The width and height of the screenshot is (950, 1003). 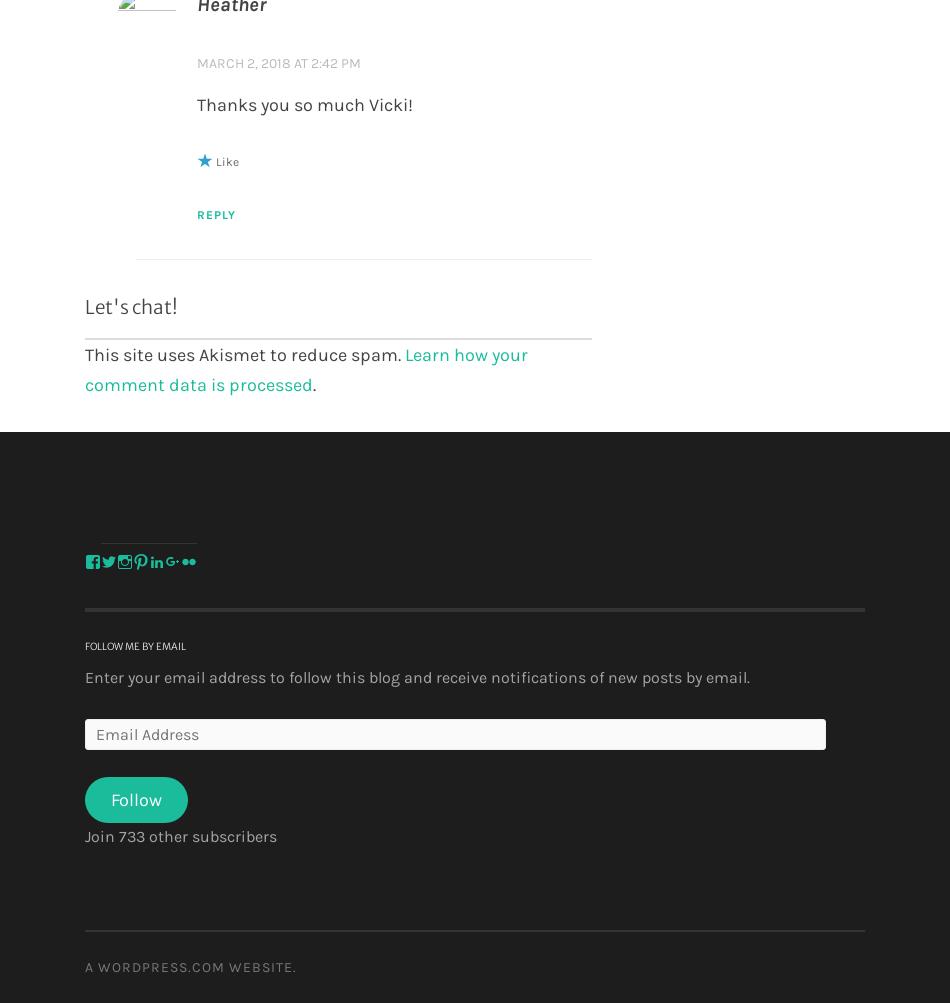 What do you see at coordinates (85, 368) in the screenshot?
I see `'Learn how your comment data is processed'` at bounding box center [85, 368].